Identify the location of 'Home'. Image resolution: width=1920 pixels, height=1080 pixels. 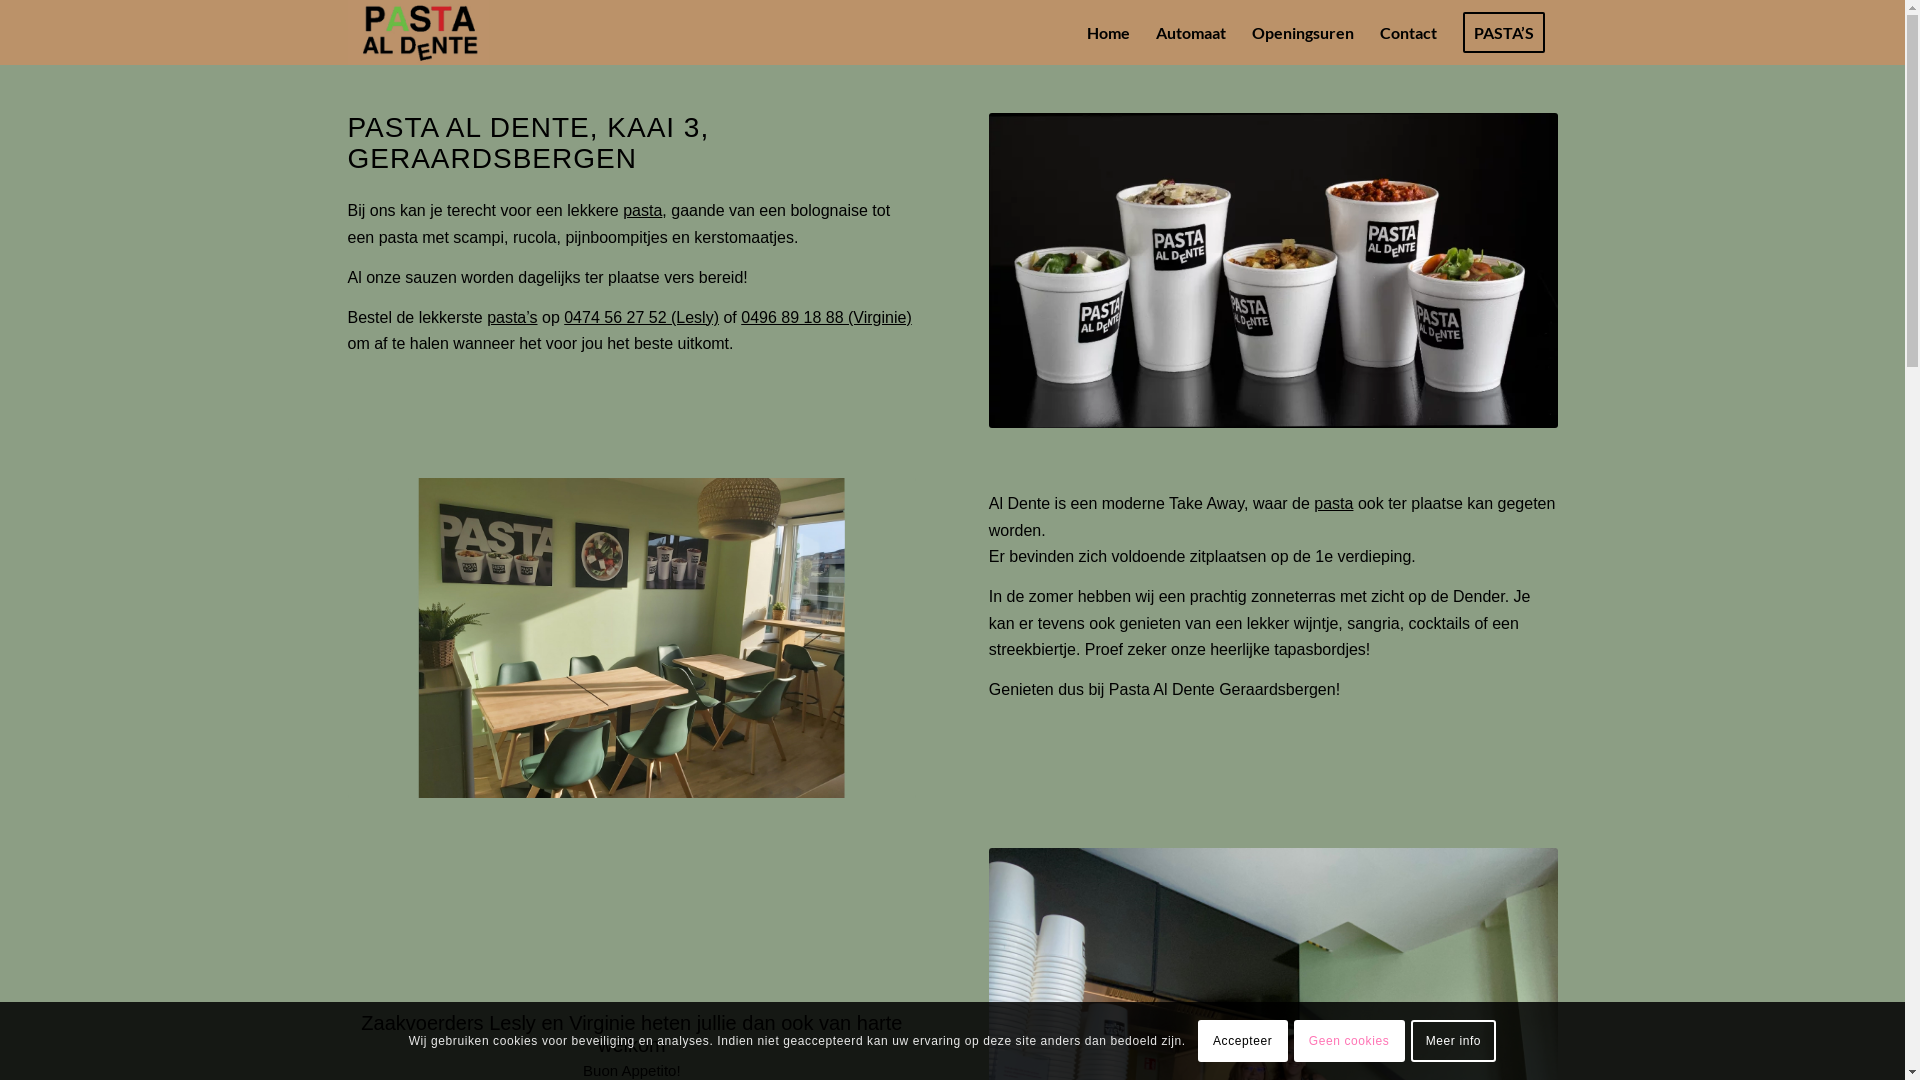
(1107, 32).